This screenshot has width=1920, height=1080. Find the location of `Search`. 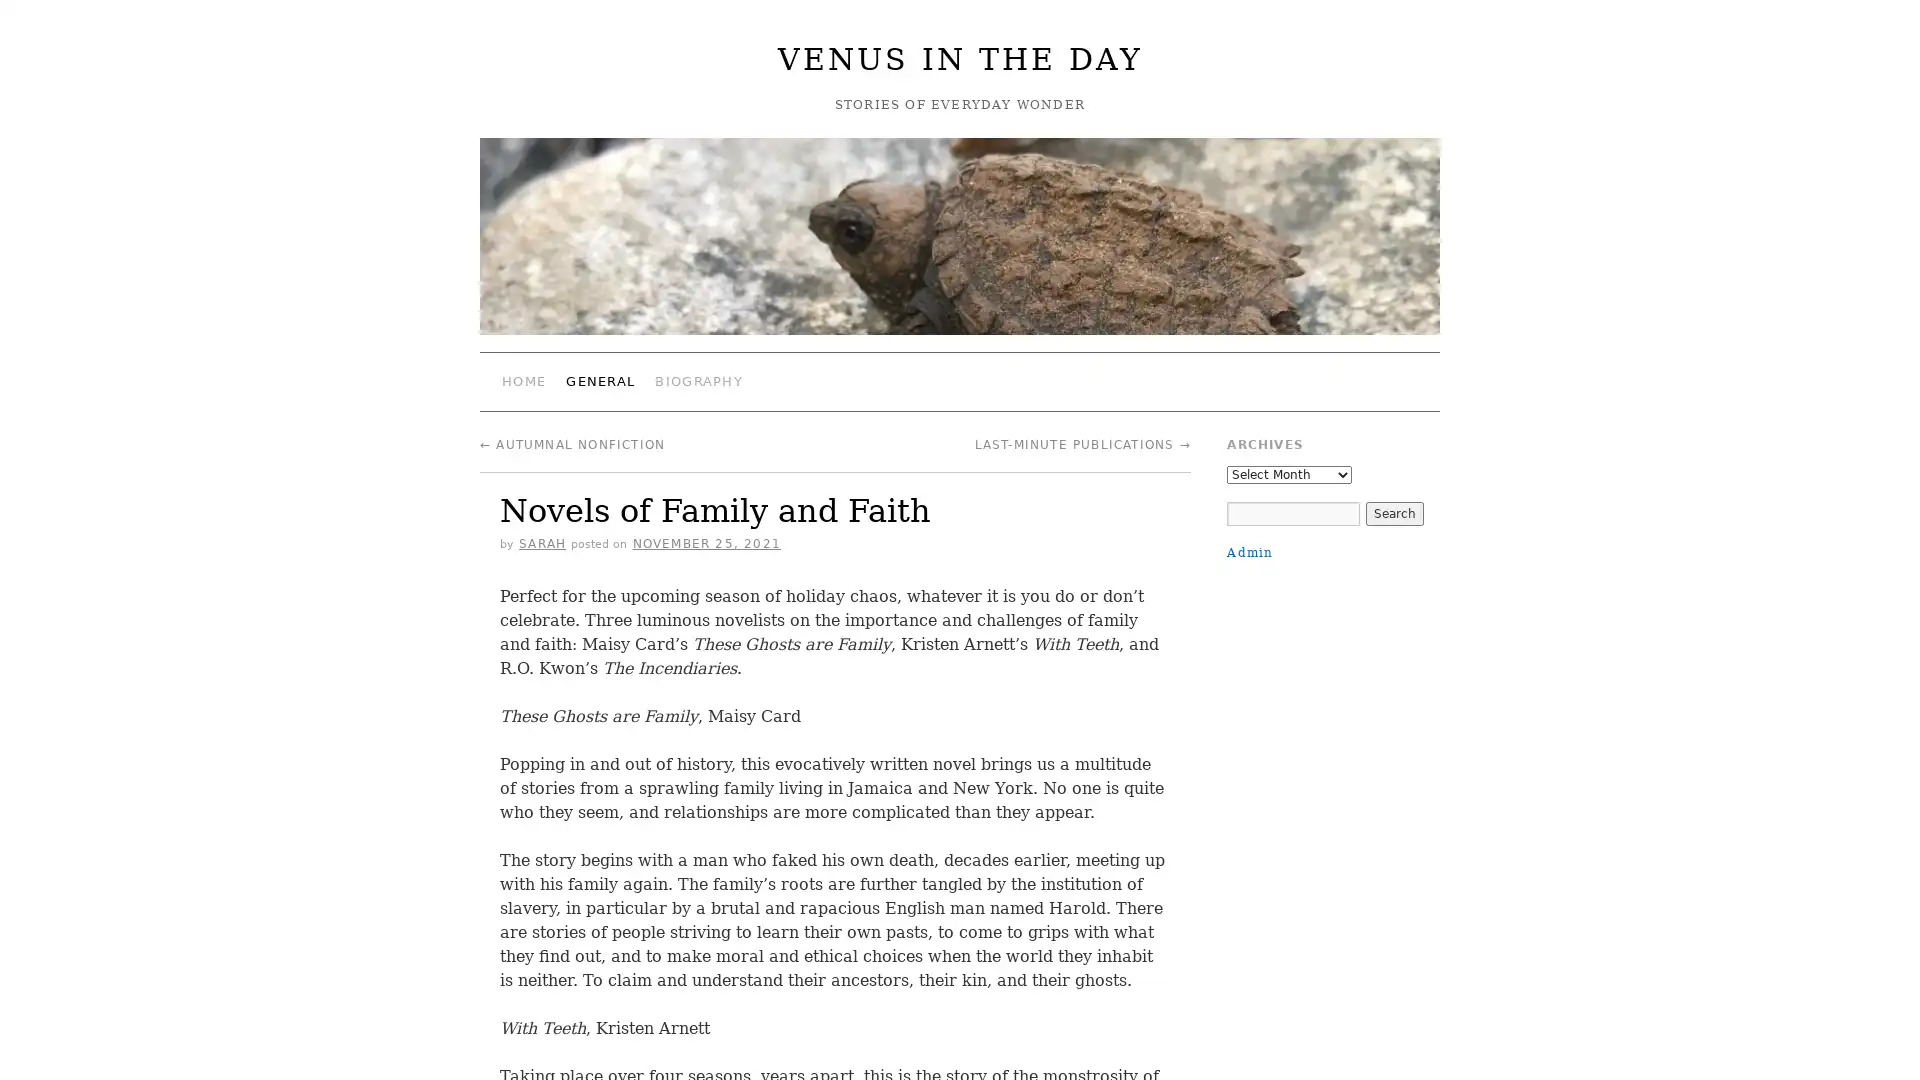

Search is located at coordinates (1392, 512).